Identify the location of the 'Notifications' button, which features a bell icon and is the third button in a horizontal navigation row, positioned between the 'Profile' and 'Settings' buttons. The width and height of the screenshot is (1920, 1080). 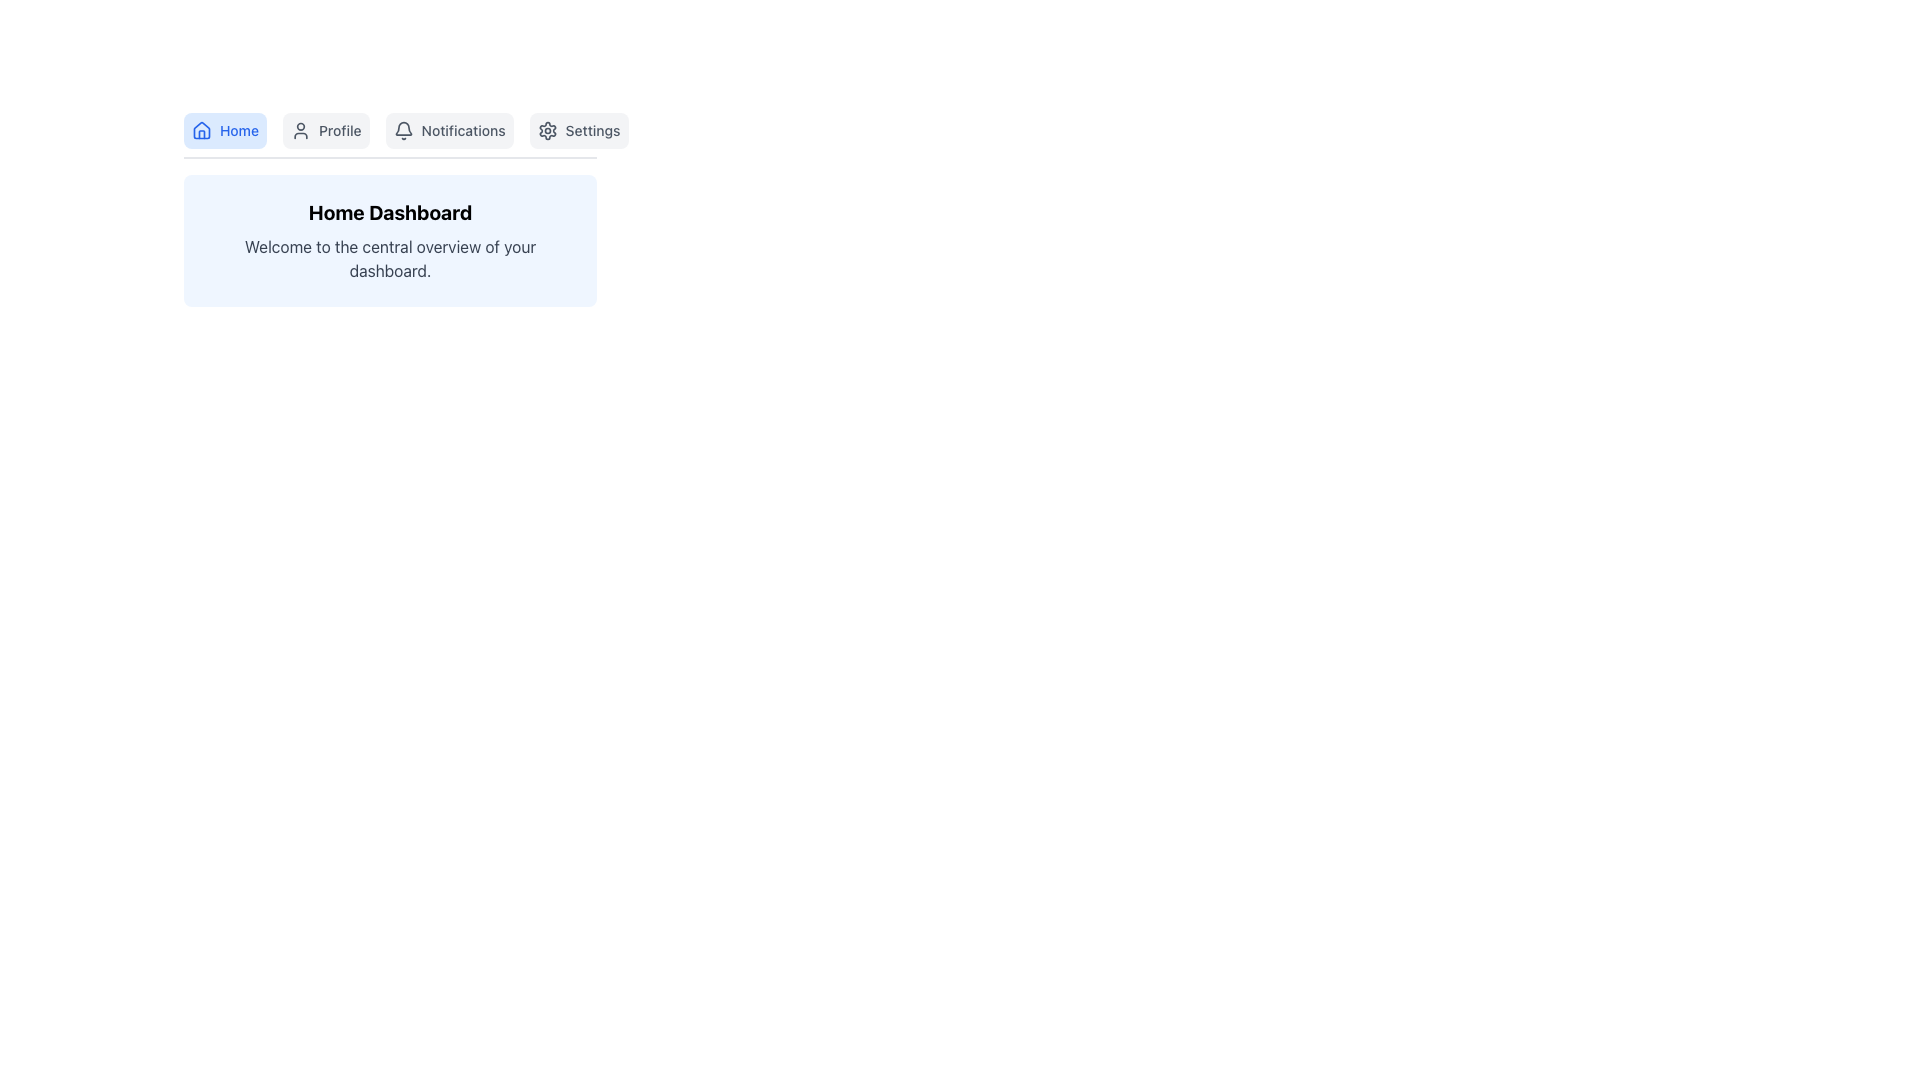
(448, 131).